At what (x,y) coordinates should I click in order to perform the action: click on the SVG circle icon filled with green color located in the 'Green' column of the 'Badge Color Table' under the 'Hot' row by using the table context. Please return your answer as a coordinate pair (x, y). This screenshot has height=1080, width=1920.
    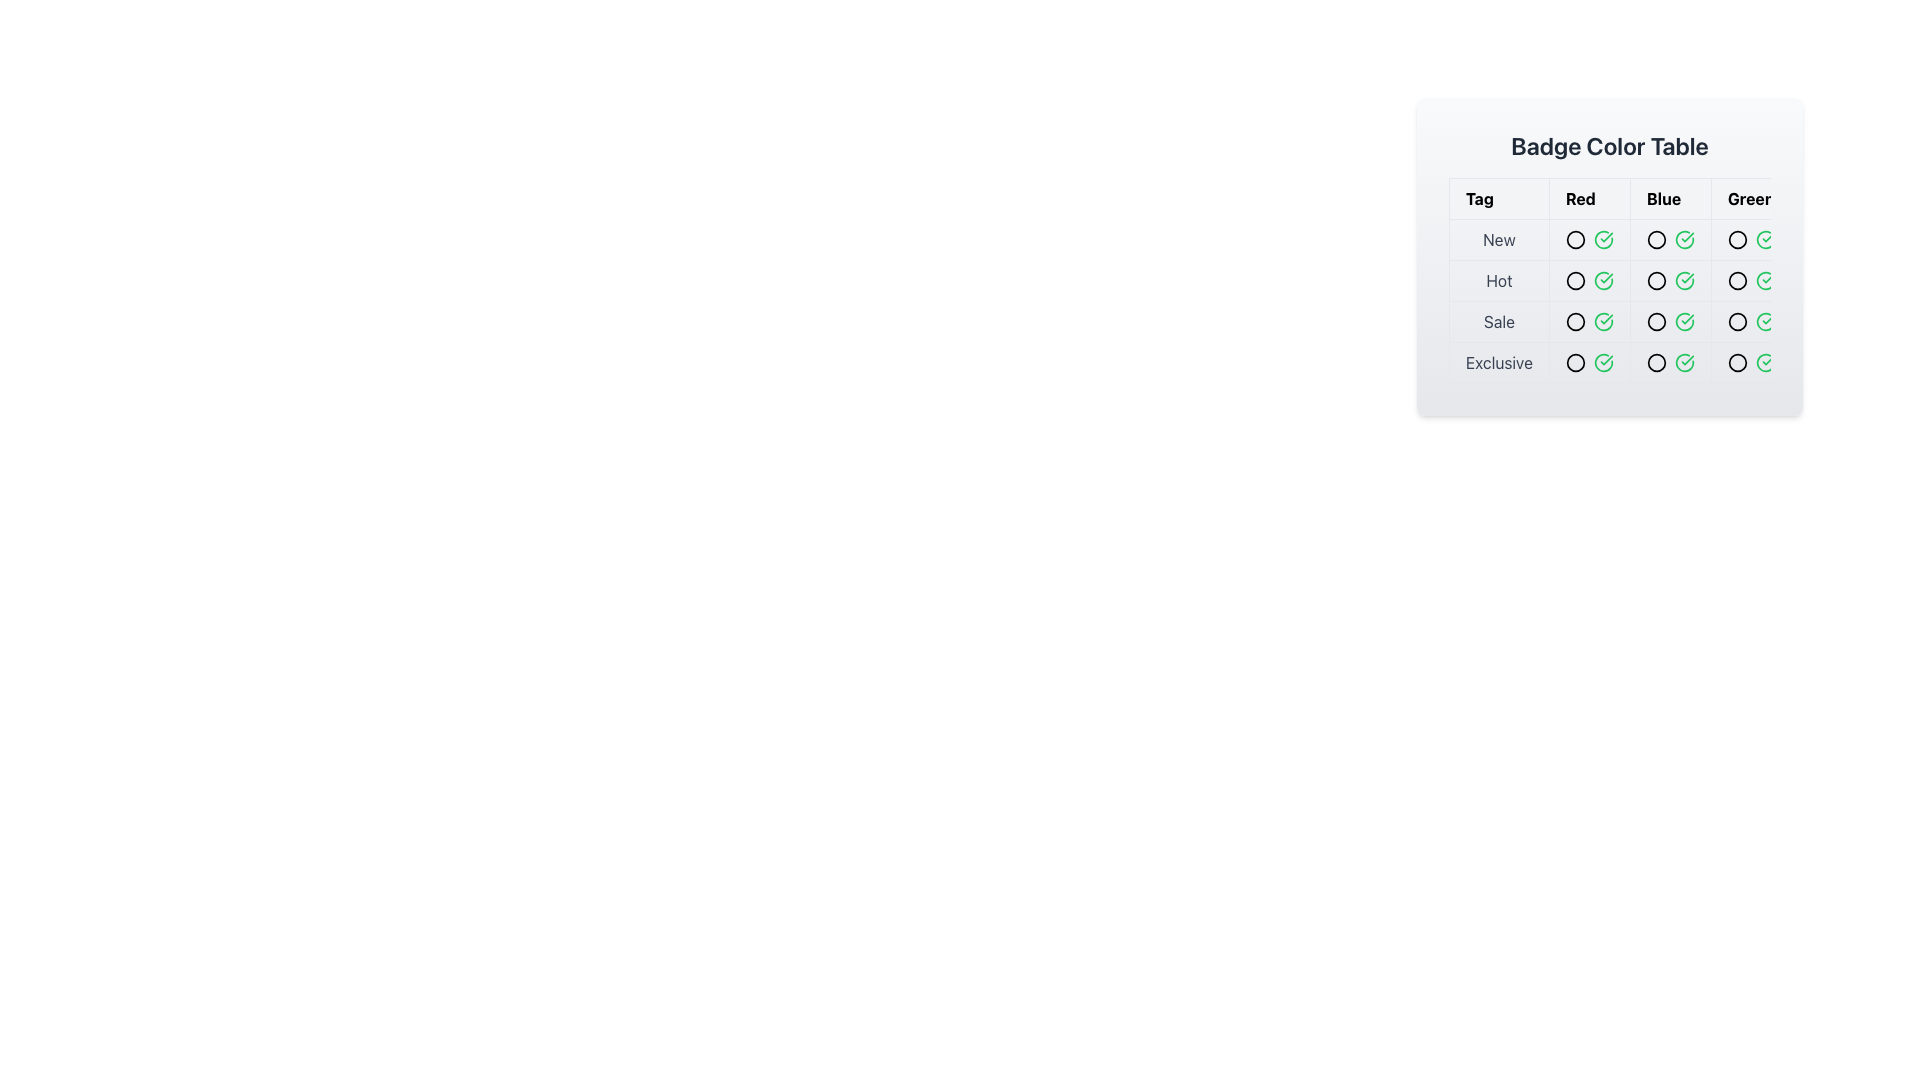
    Looking at the image, I should click on (1736, 281).